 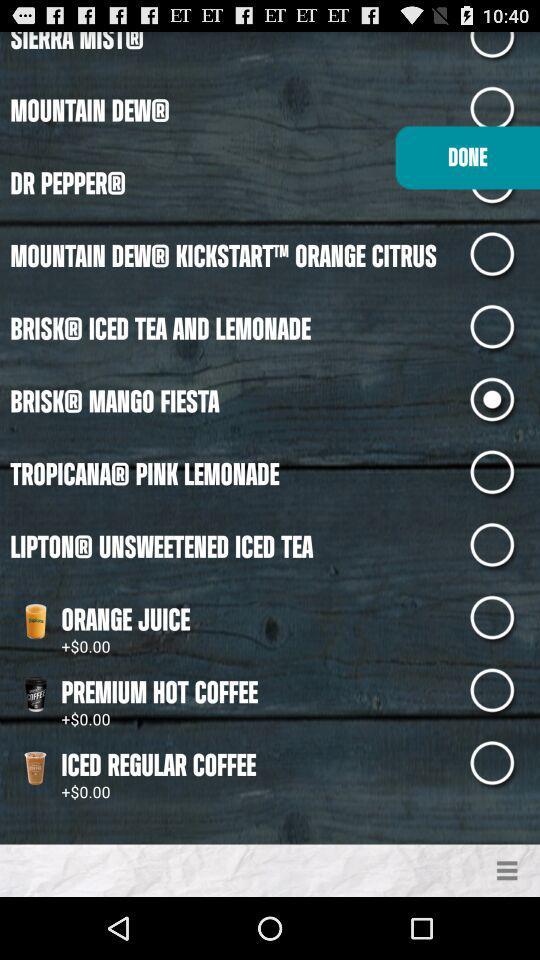 What do you see at coordinates (504, 110) in the screenshot?
I see `the button which is above done` at bounding box center [504, 110].